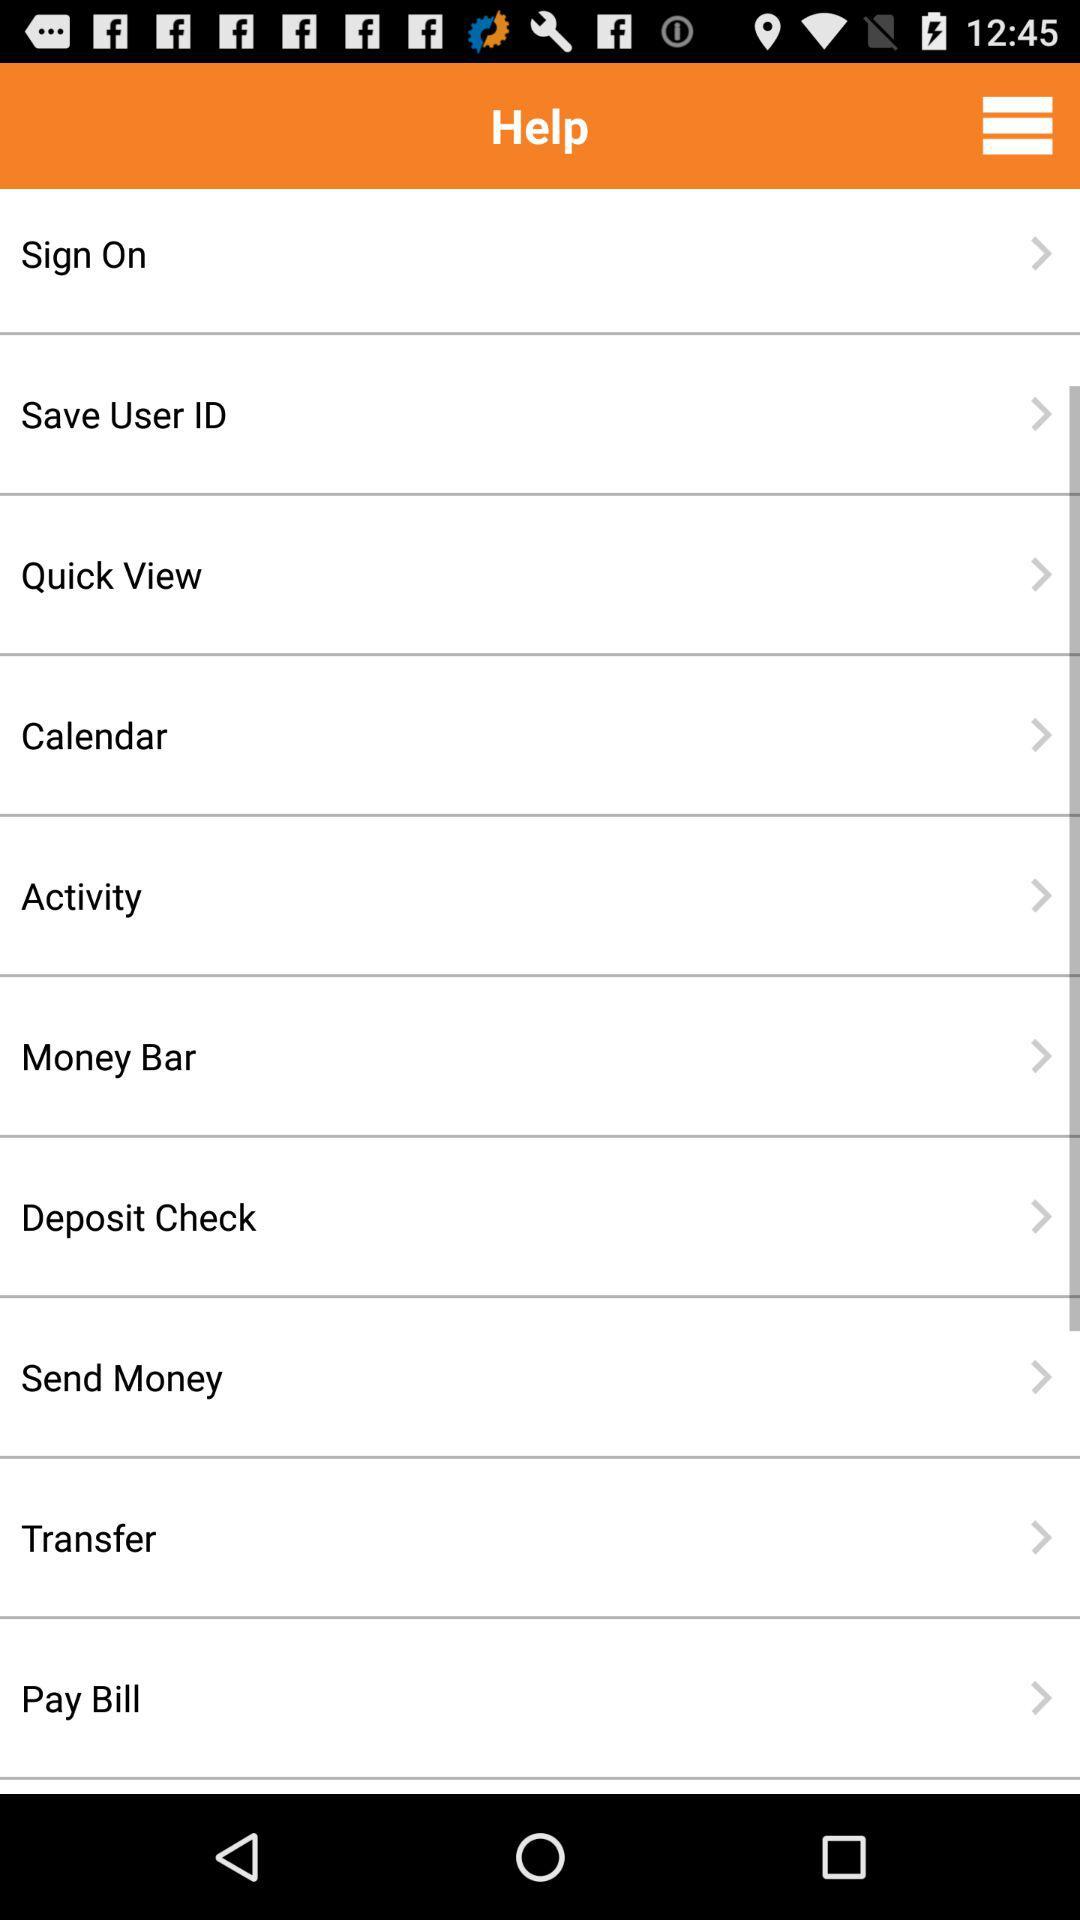 This screenshot has height=1920, width=1080. Describe the element at coordinates (1040, 1215) in the screenshot. I see `the item to the right of the deposit check item` at that location.